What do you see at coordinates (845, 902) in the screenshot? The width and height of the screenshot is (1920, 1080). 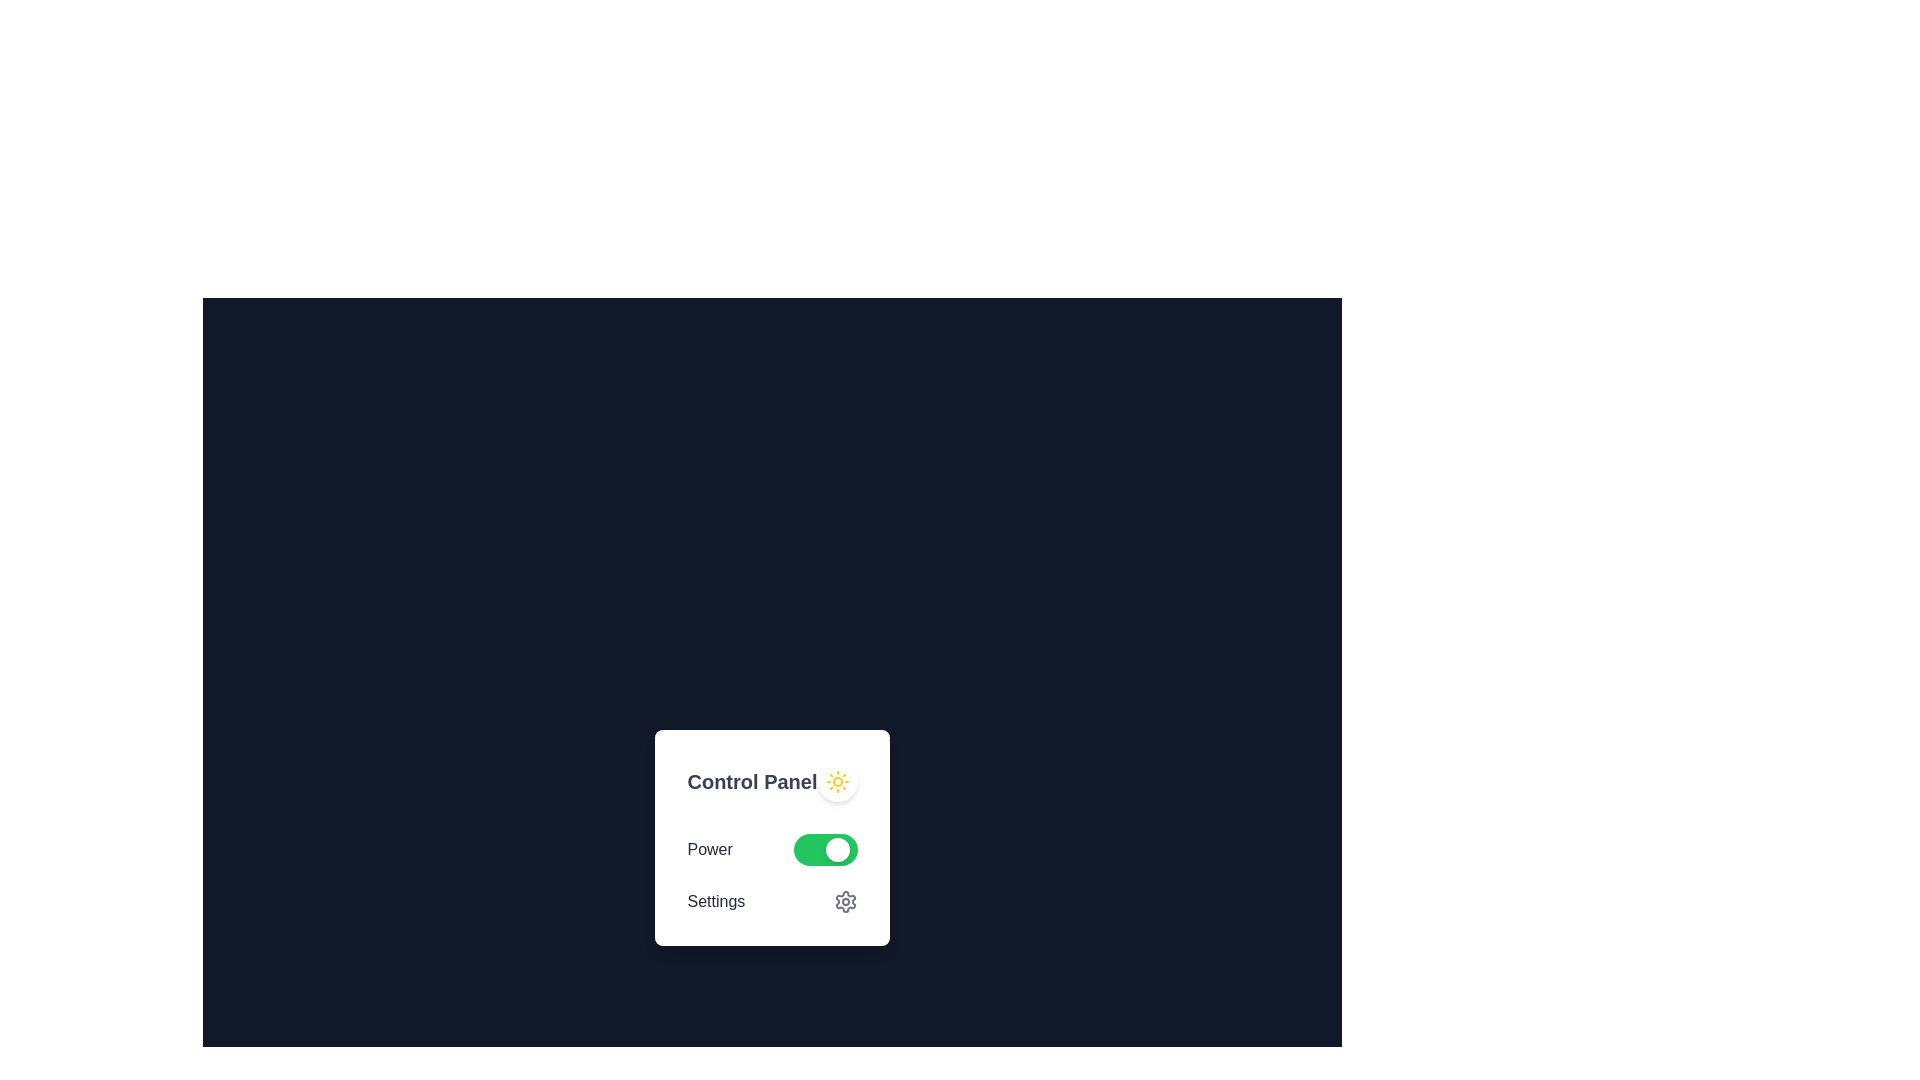 I see `the settings icon located in the bottom-right corner of the Control Panel interface` at bounding box center [845, 902].